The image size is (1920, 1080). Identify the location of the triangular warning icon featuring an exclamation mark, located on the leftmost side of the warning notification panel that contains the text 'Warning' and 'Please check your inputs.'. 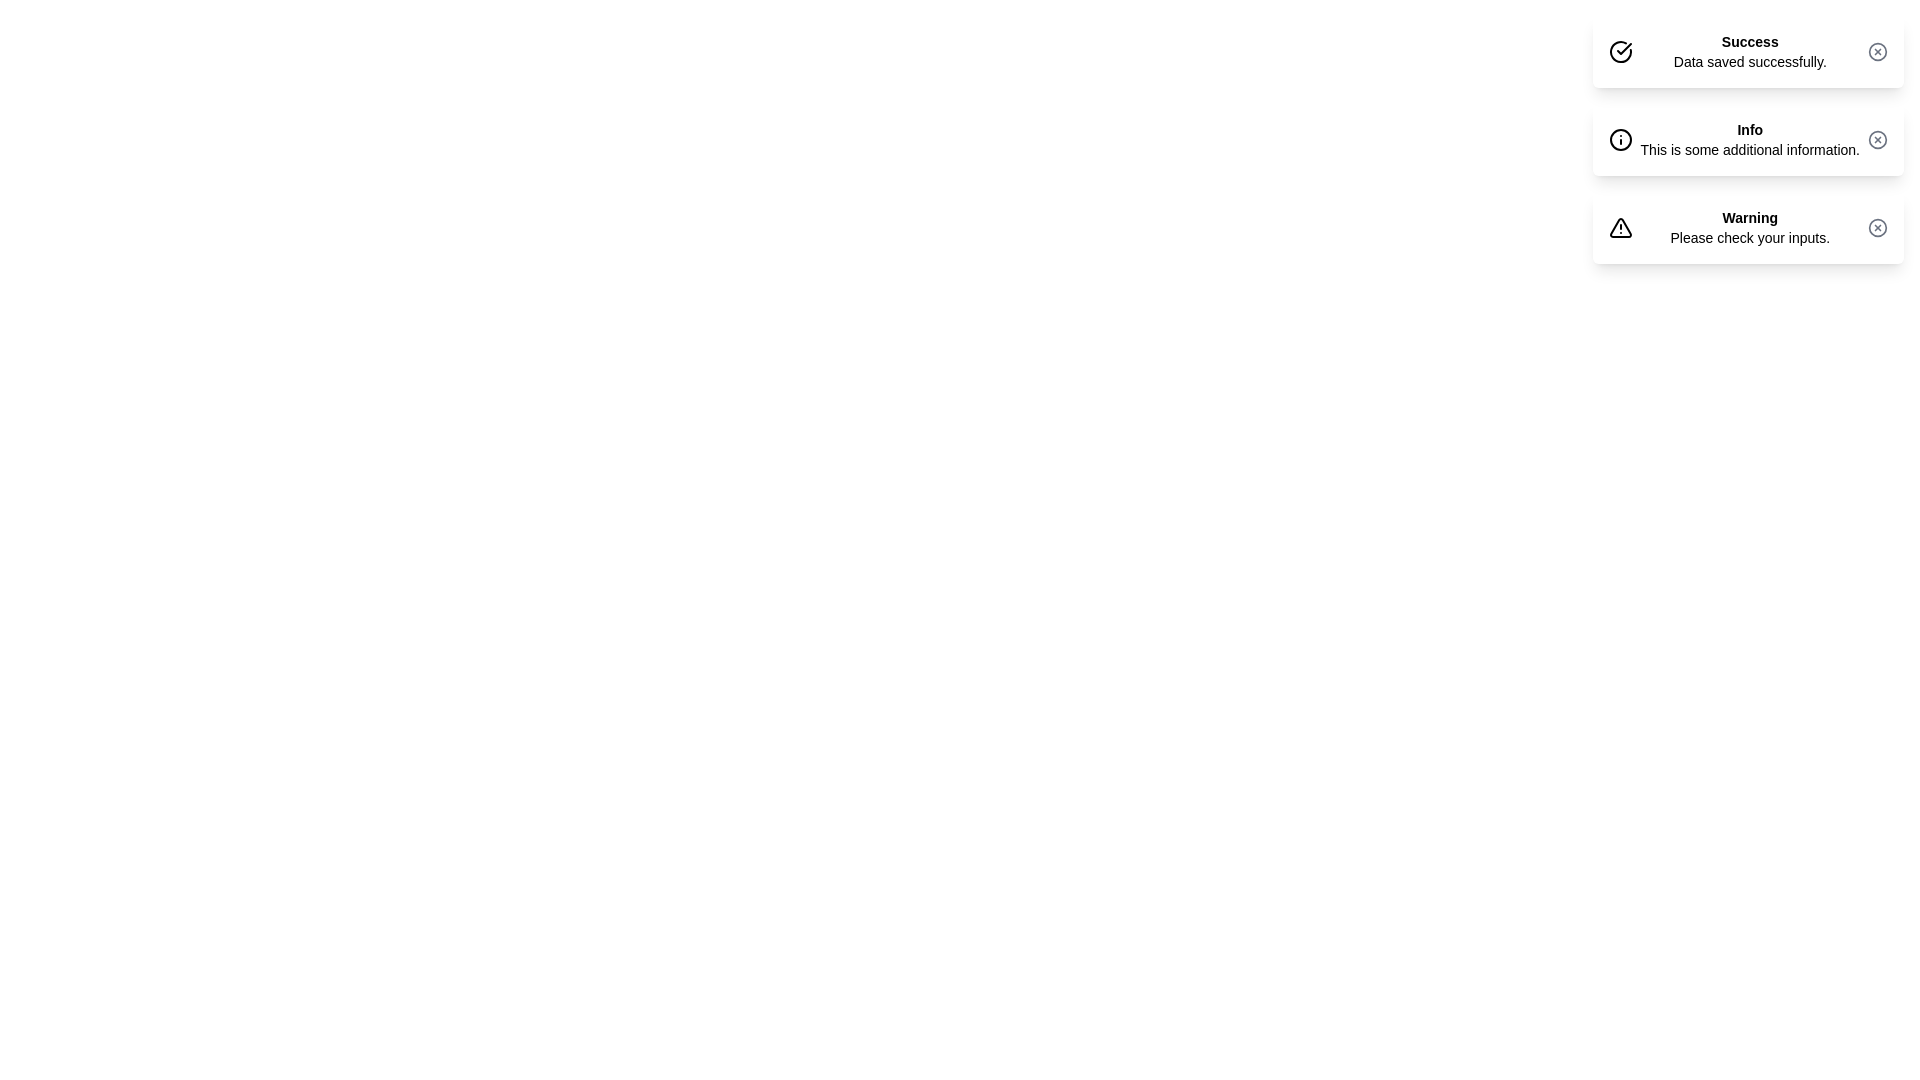
(1624, 226).